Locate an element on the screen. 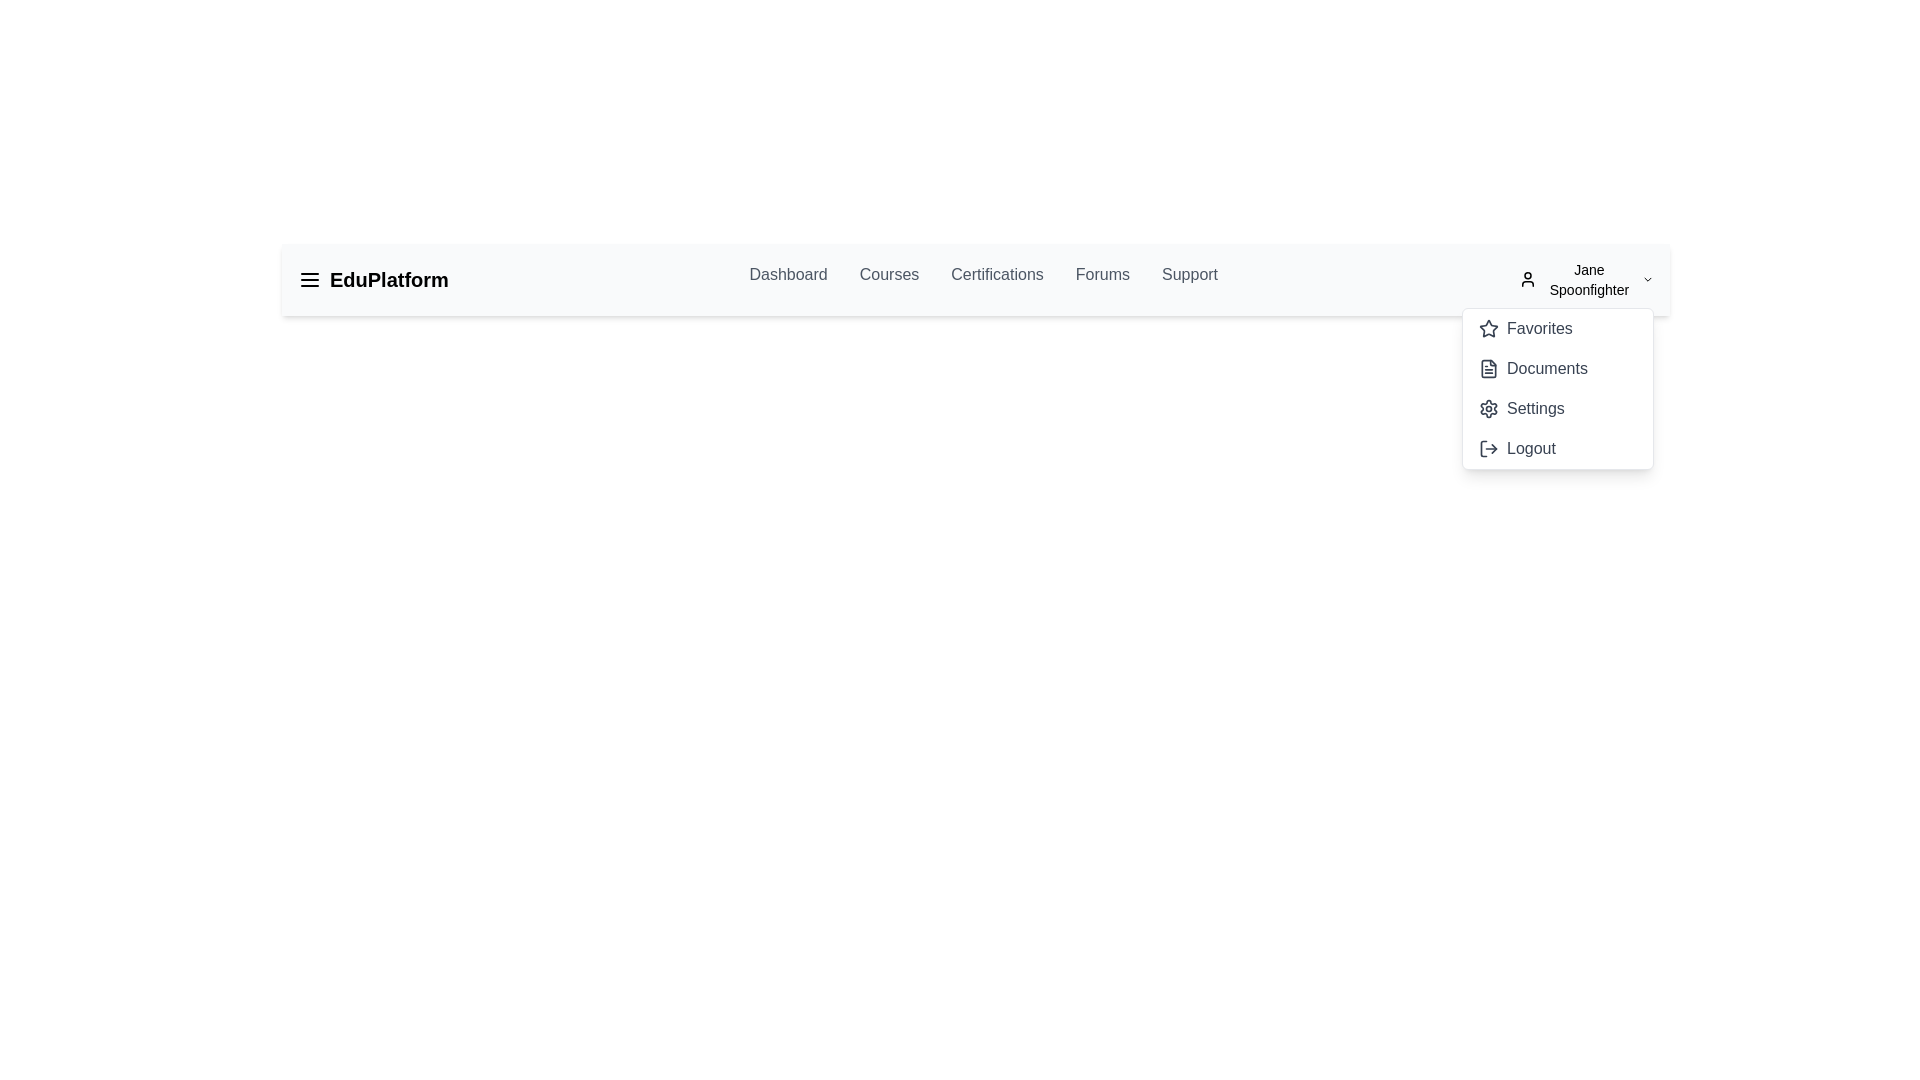  the 'Courses' navigation tab, which is the second tab in a horizontal navigation bar located at the top of the interface is located at coordinates (888, 280).